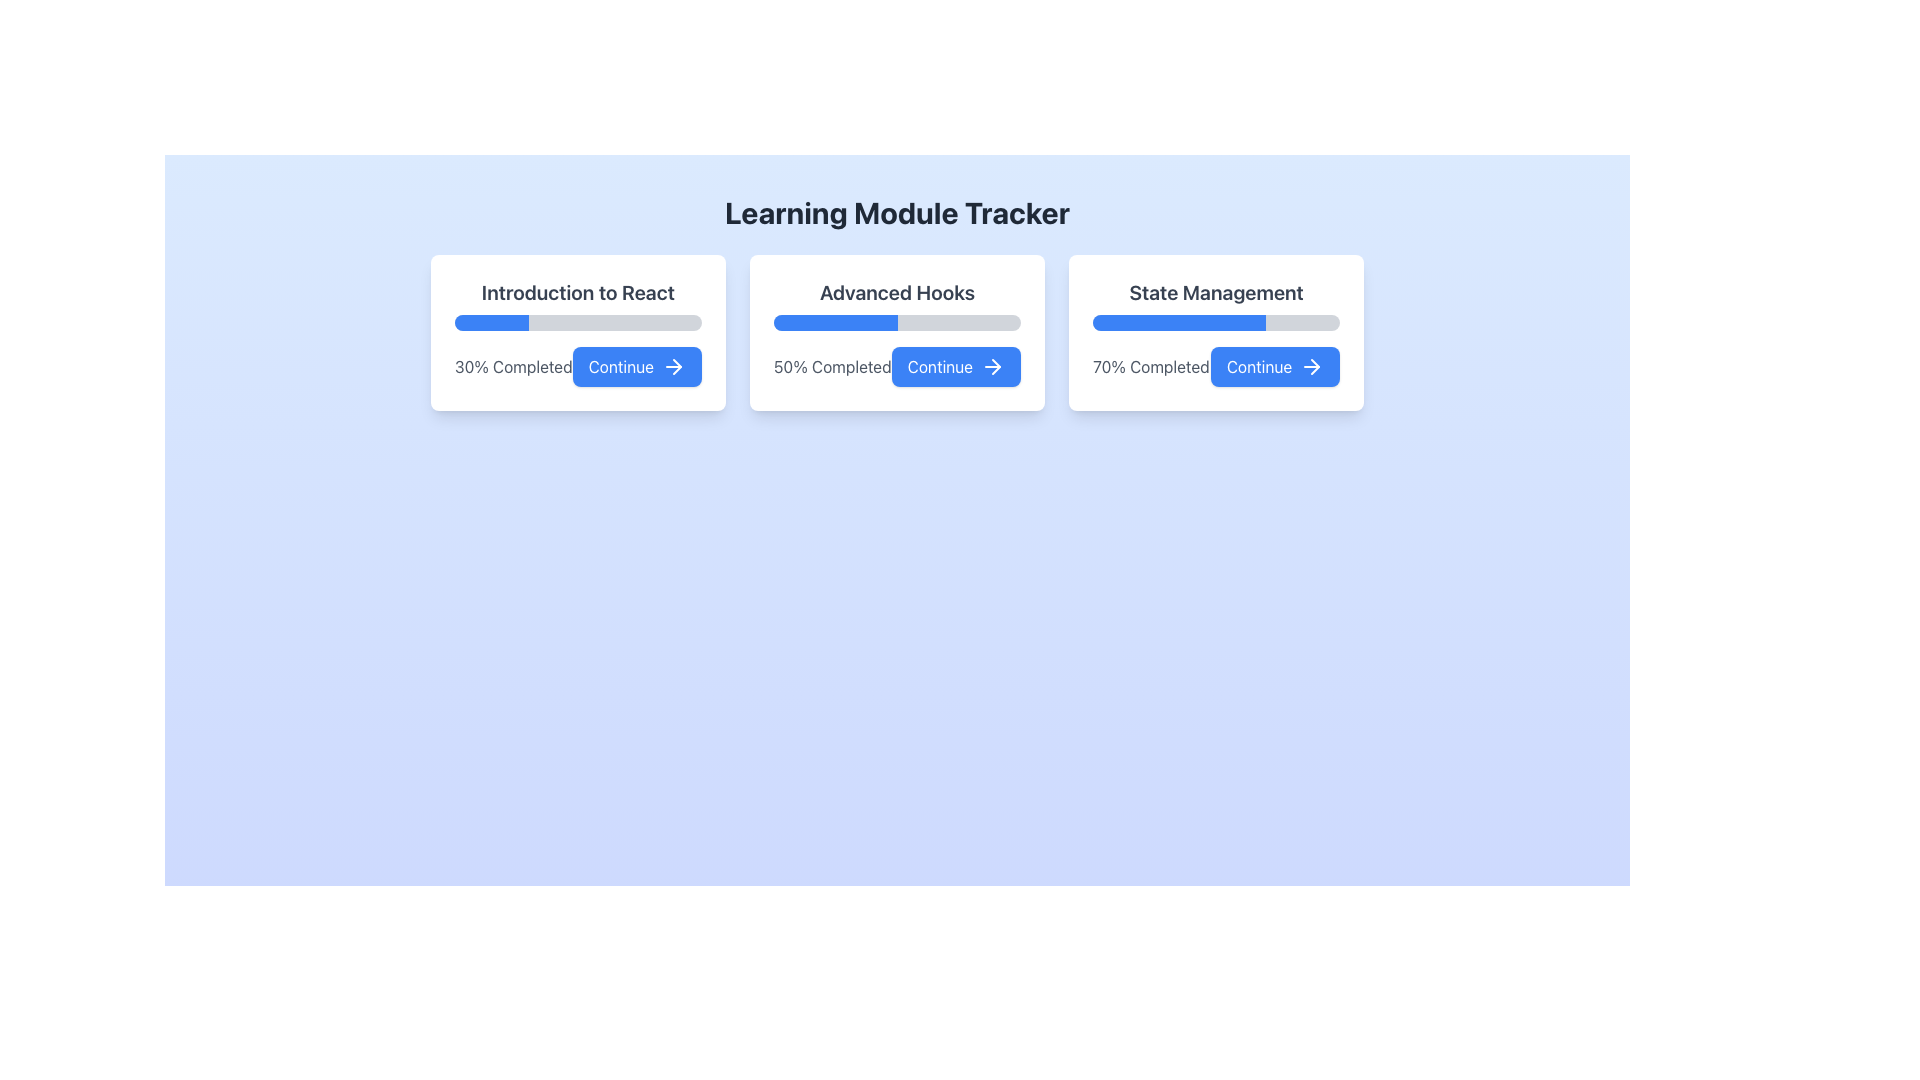  I want to click on the 'Continue' button with a blue background and white text, located in the 'State Management' module card to proceed, so click(1274, 366).